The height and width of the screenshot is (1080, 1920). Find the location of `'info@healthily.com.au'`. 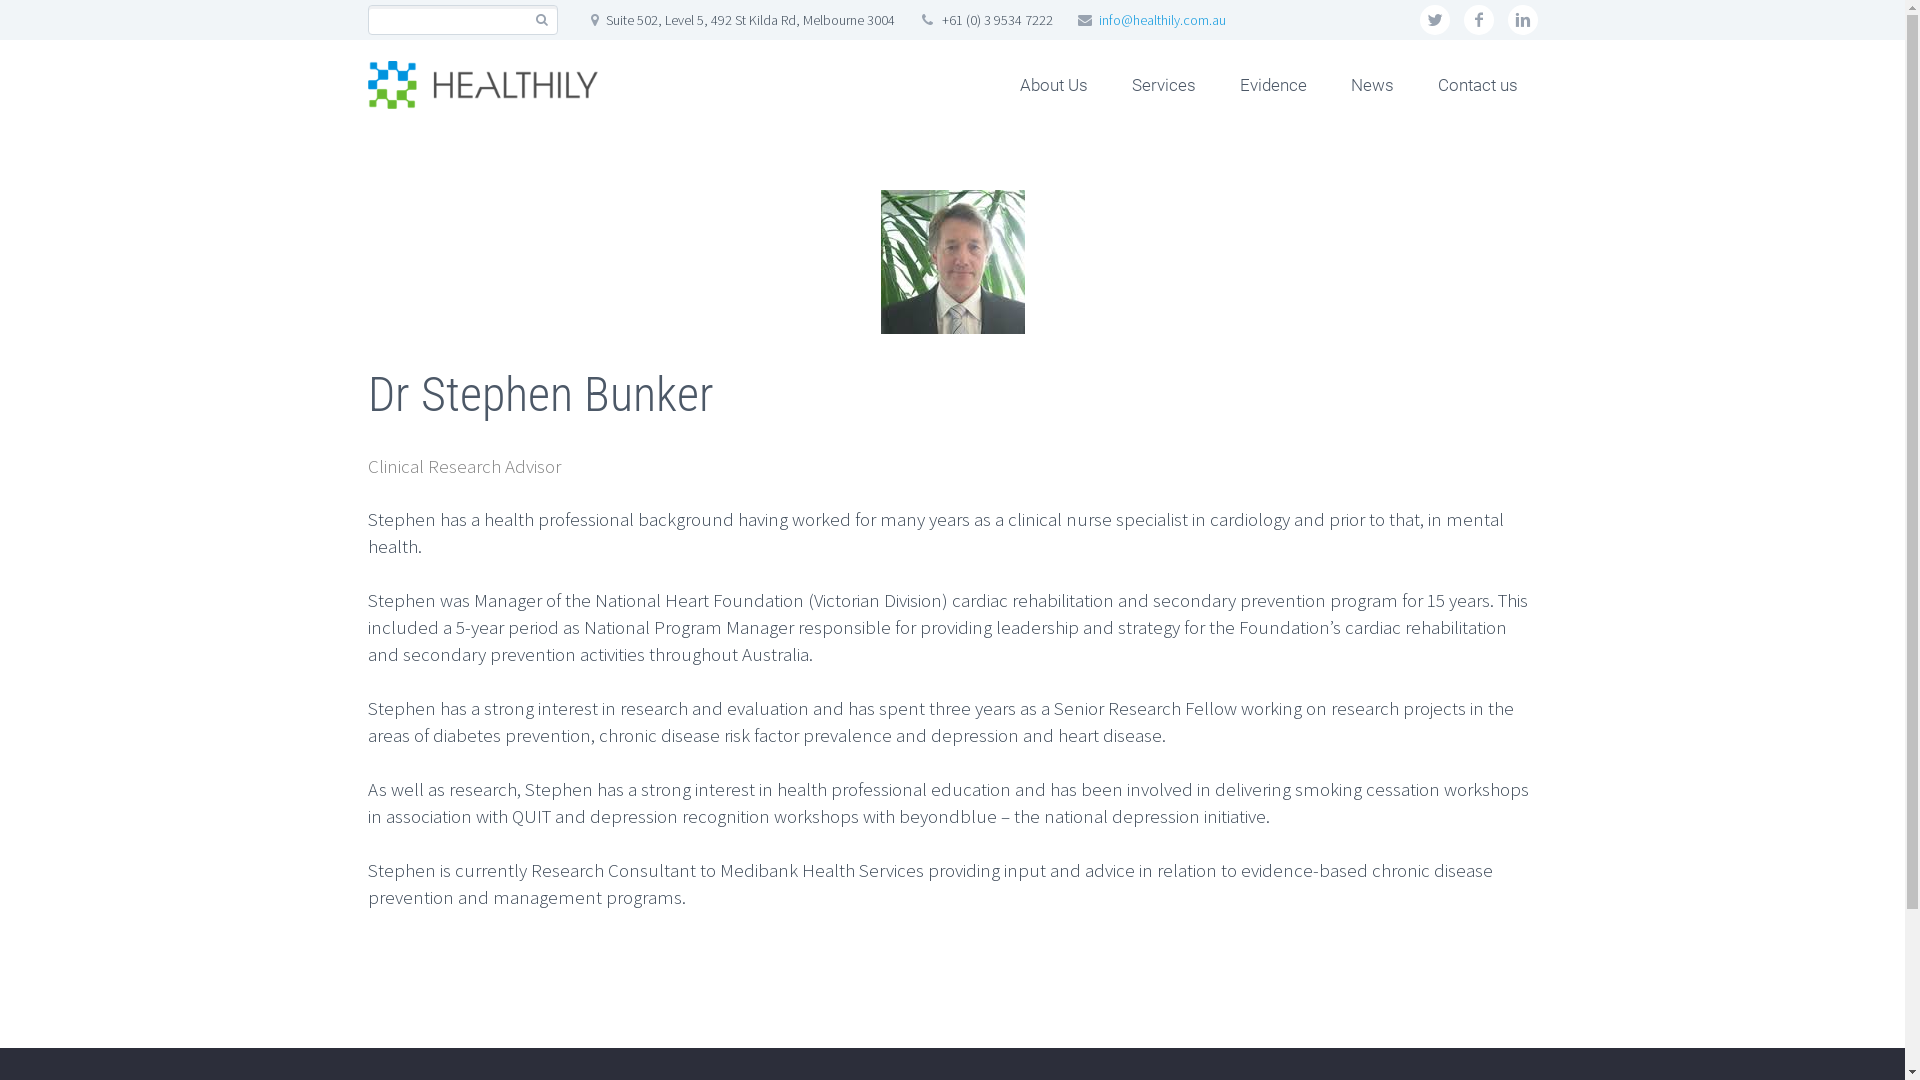

'info@healthily.com.au' is located at coordinates (1162, 19).